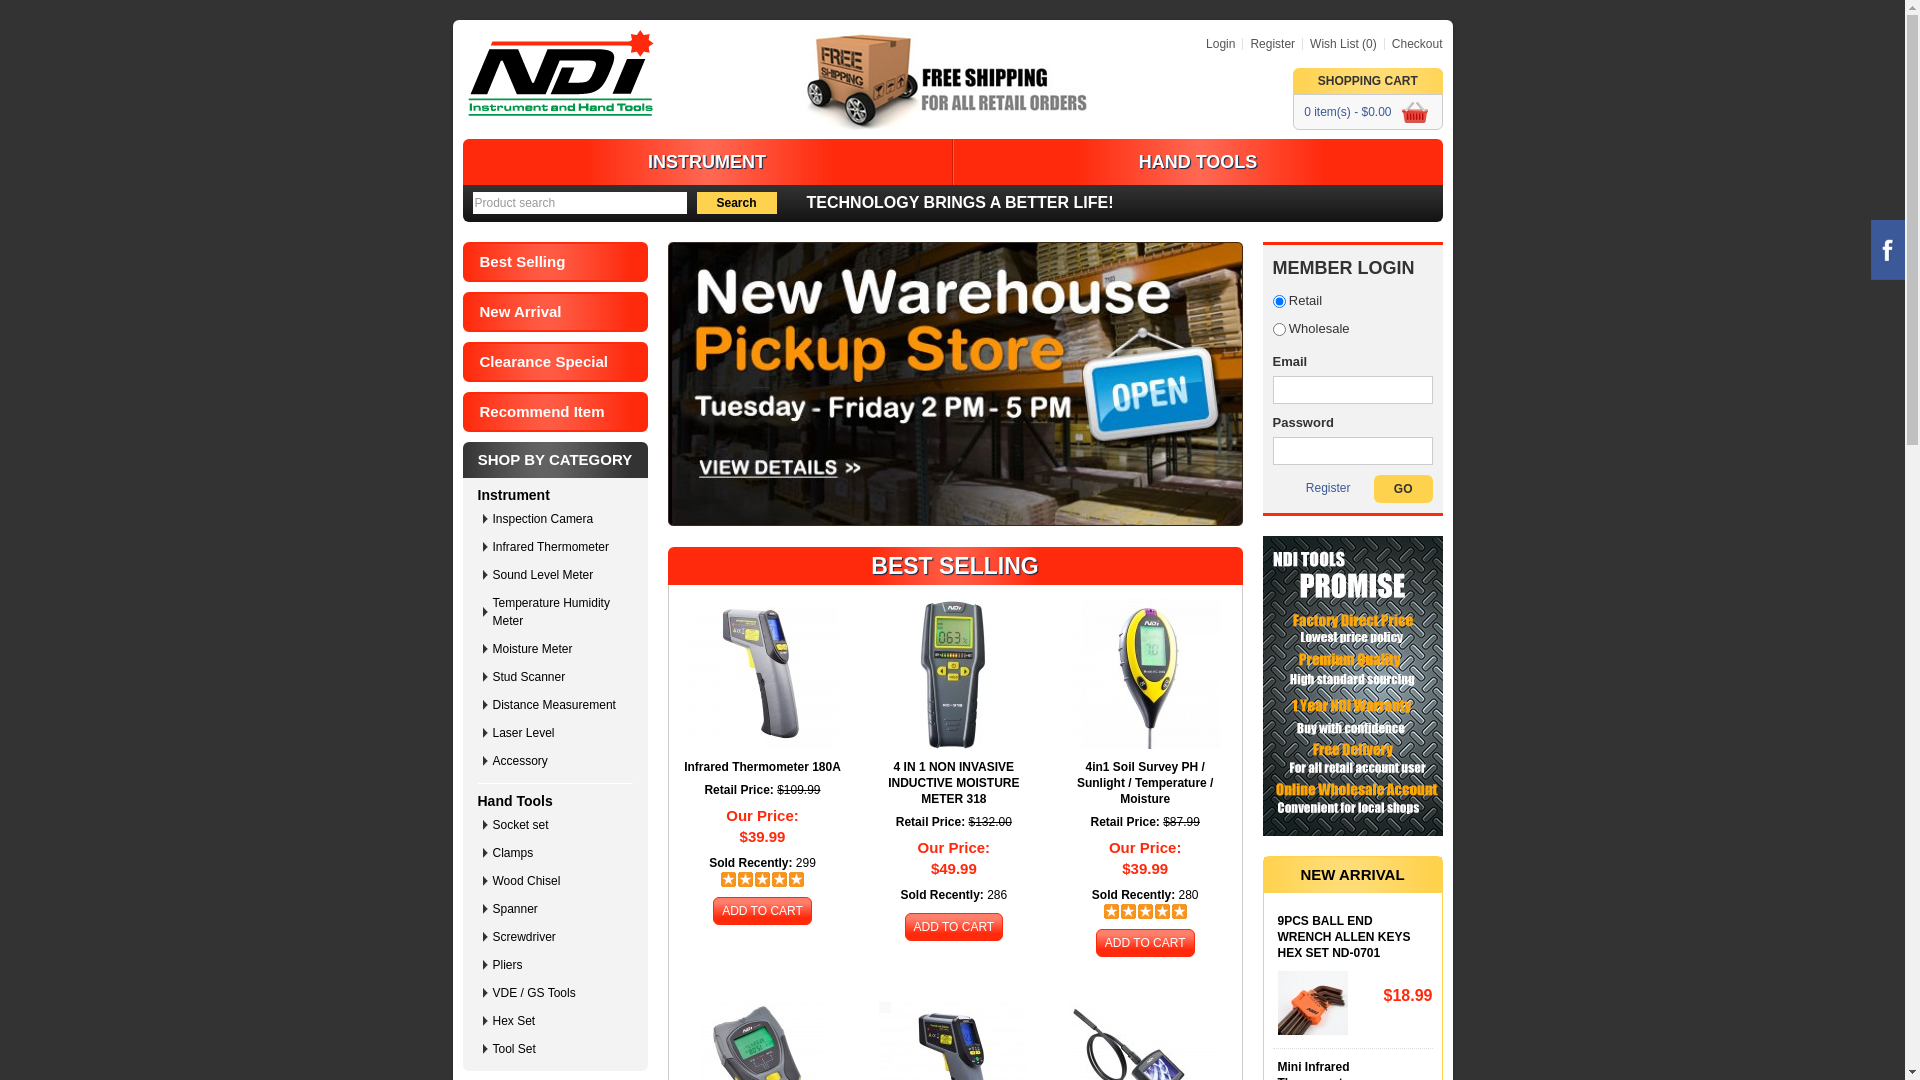 The height and width of the screenshot is (1080, 1920). I want to click on 'Temperature Humidity Meter', so click(559, 611).